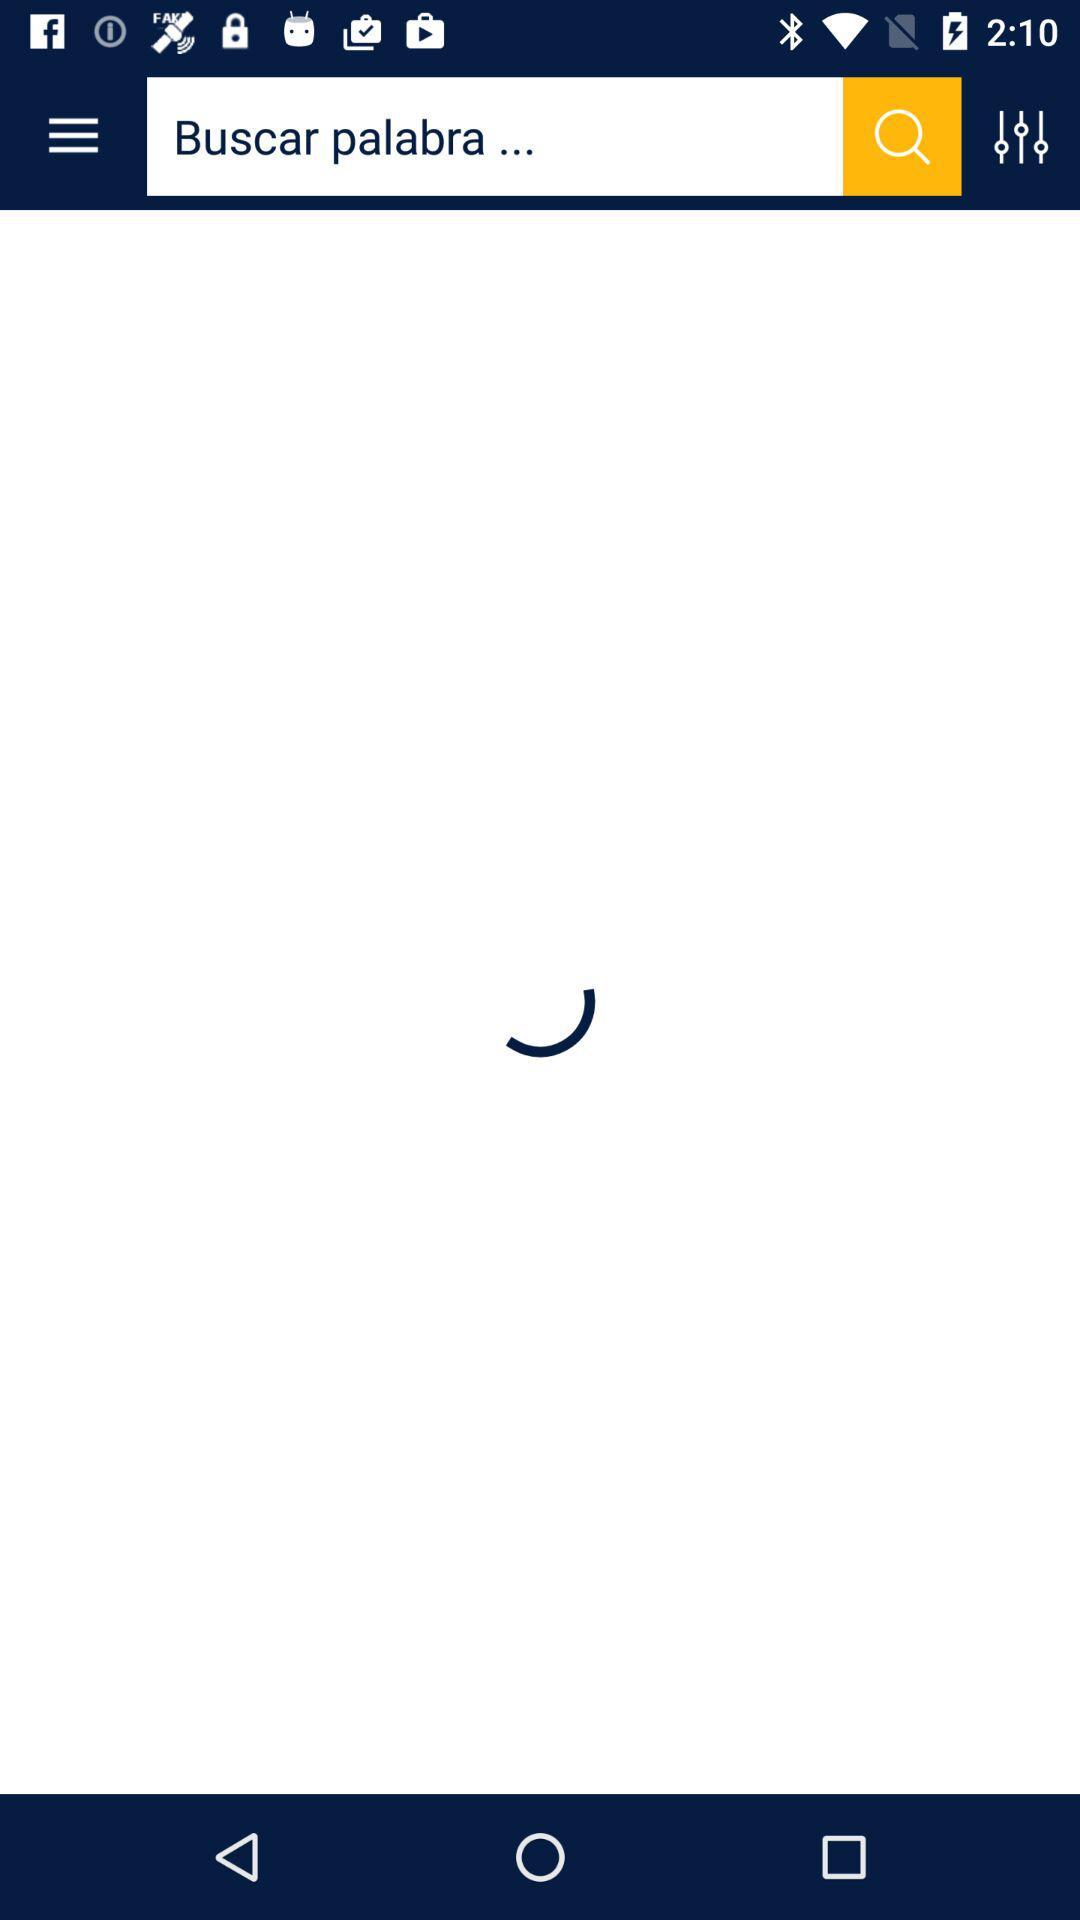  Describe the element at coordinates (902, 135) in the screenshot. I see `search typed query` at that location.